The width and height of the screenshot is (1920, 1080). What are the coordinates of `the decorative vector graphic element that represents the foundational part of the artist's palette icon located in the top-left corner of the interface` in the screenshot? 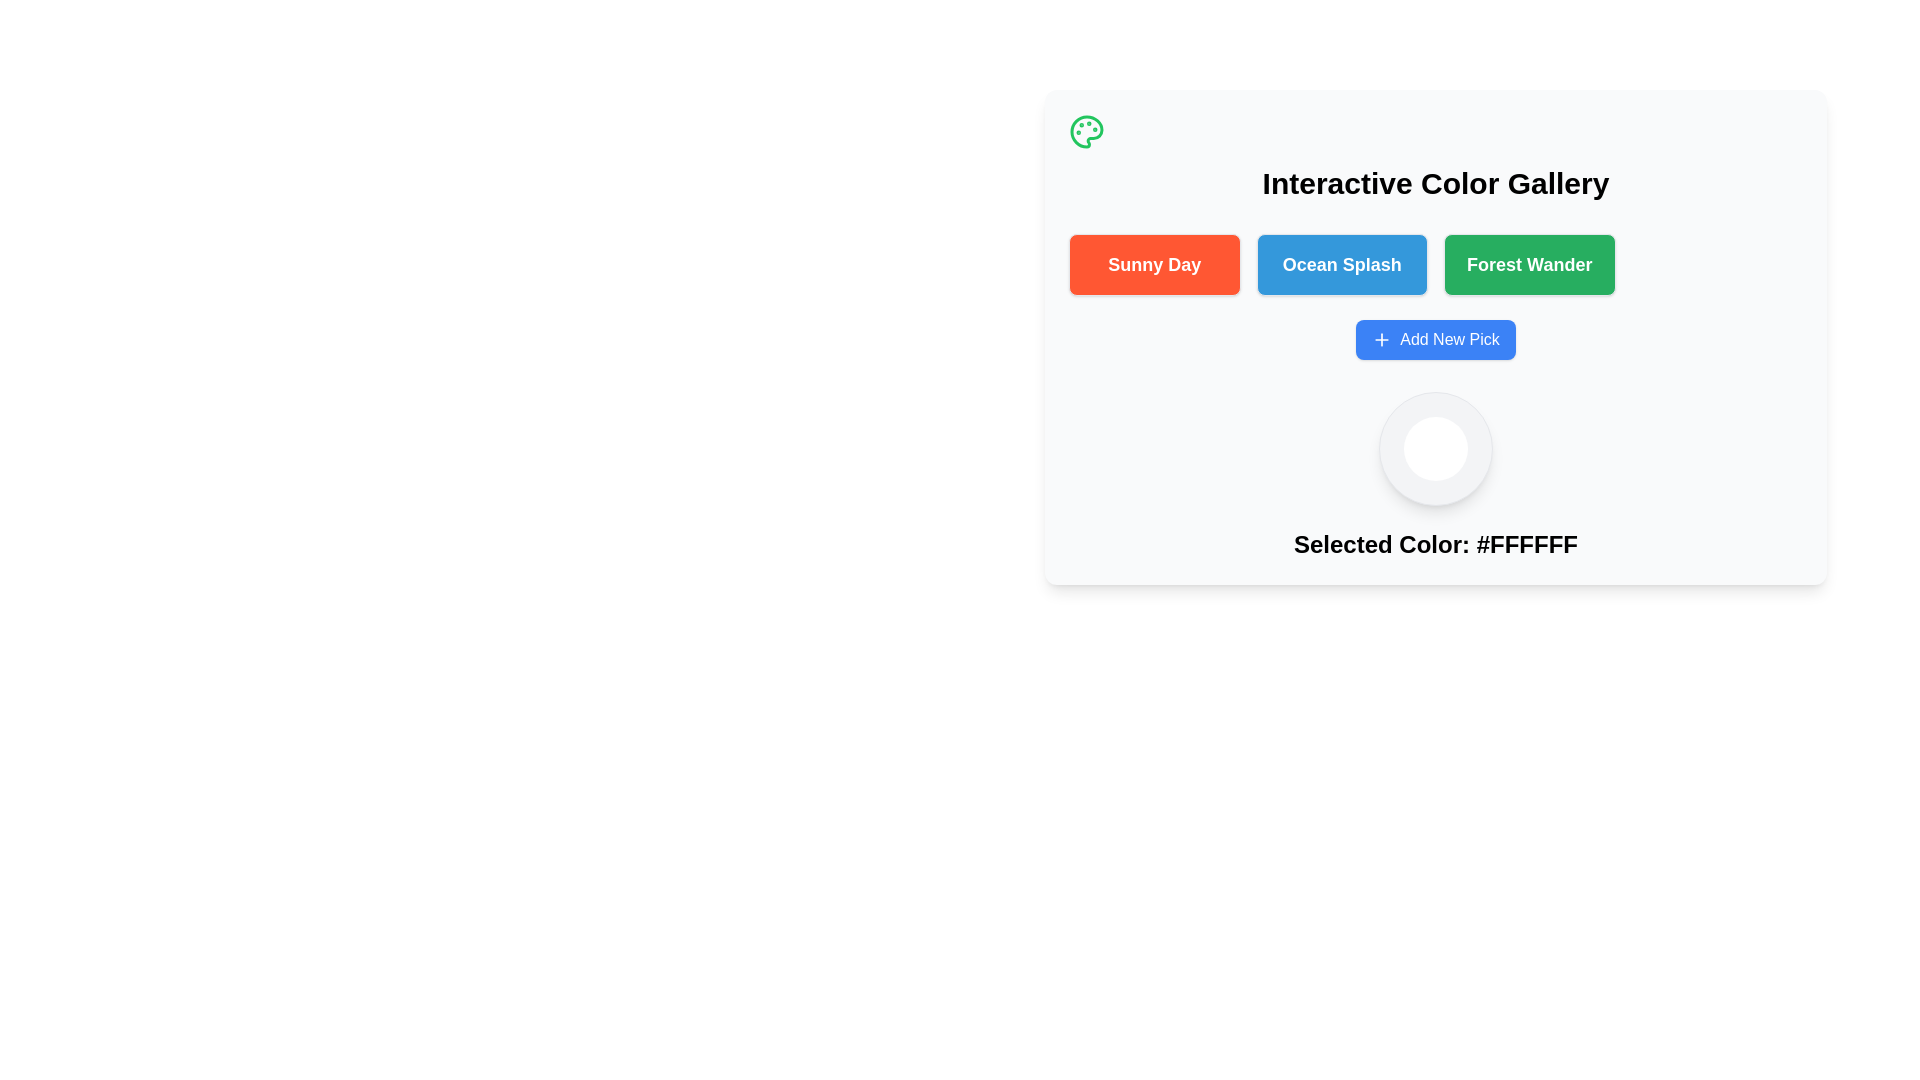 It's located at (1085, 131).